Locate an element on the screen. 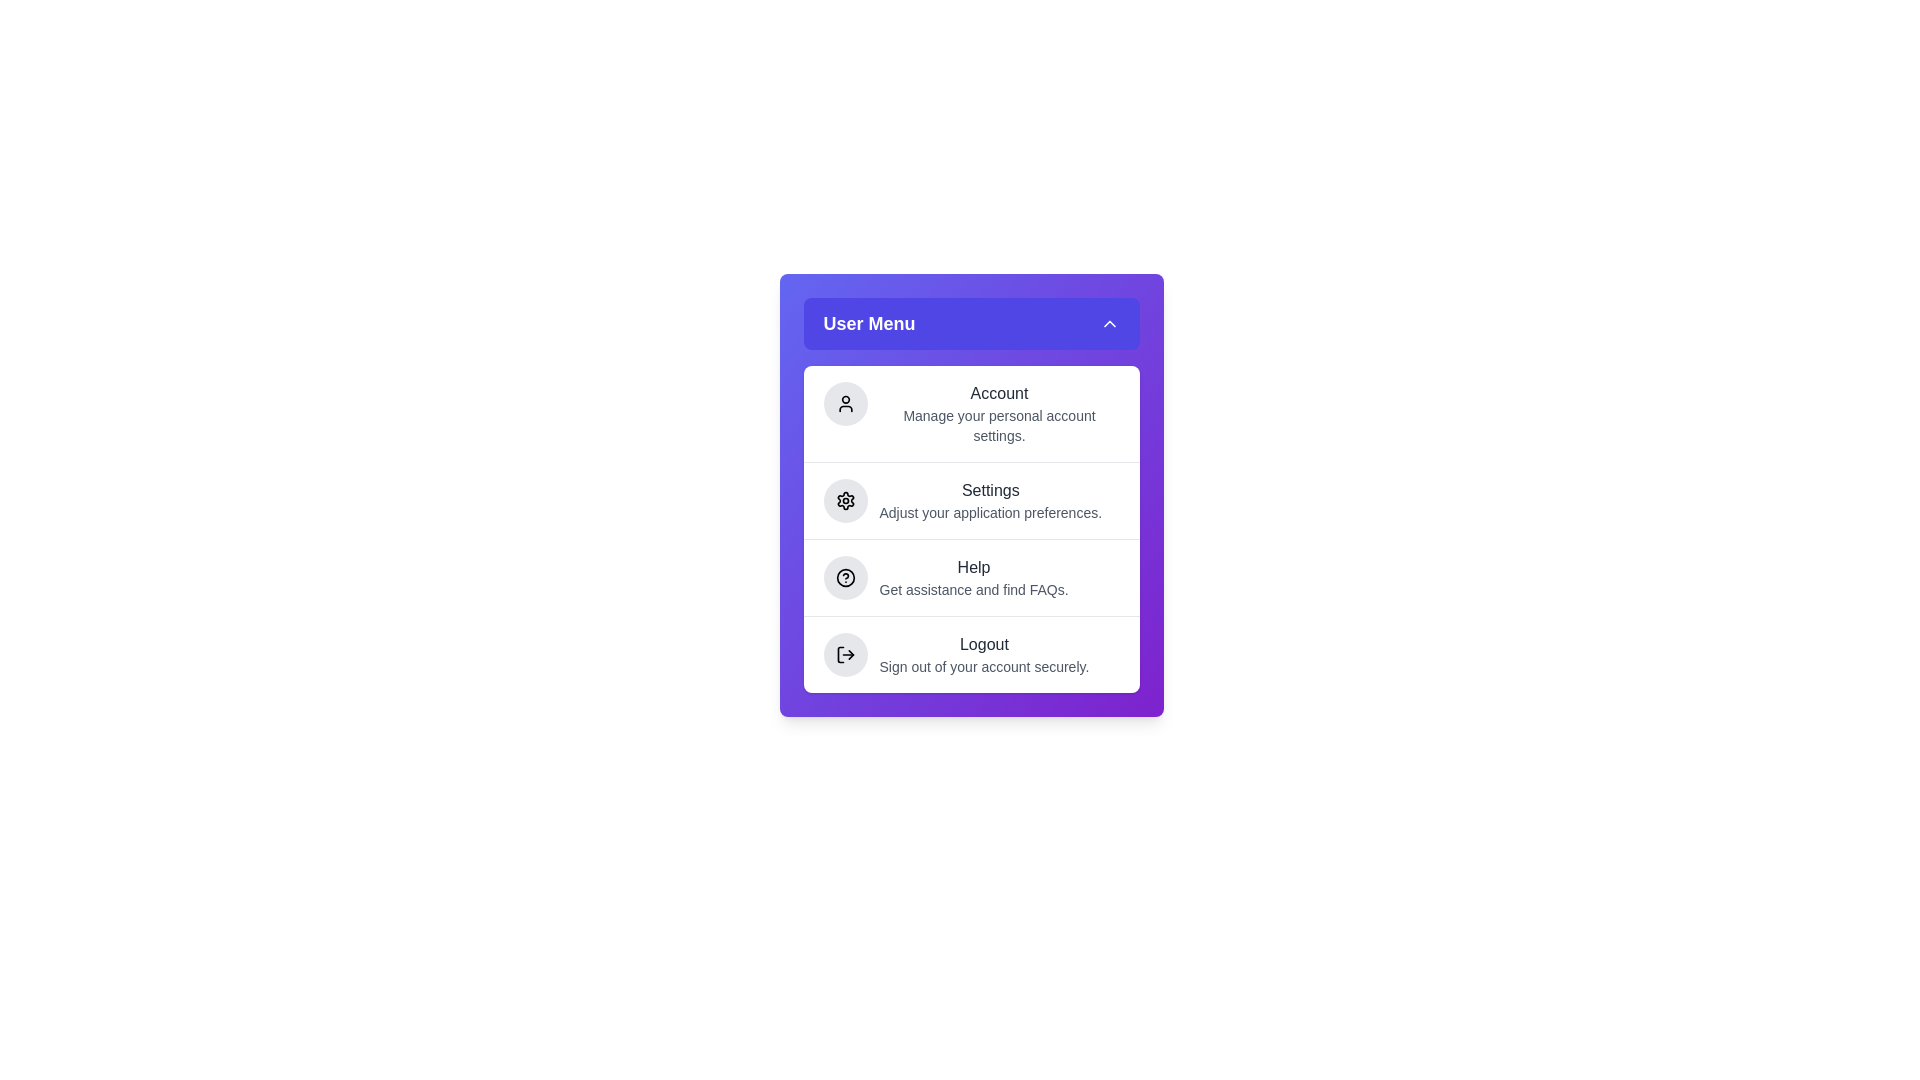  the menu item Settings to view its highlight effect is located at coordinates (971, 499).